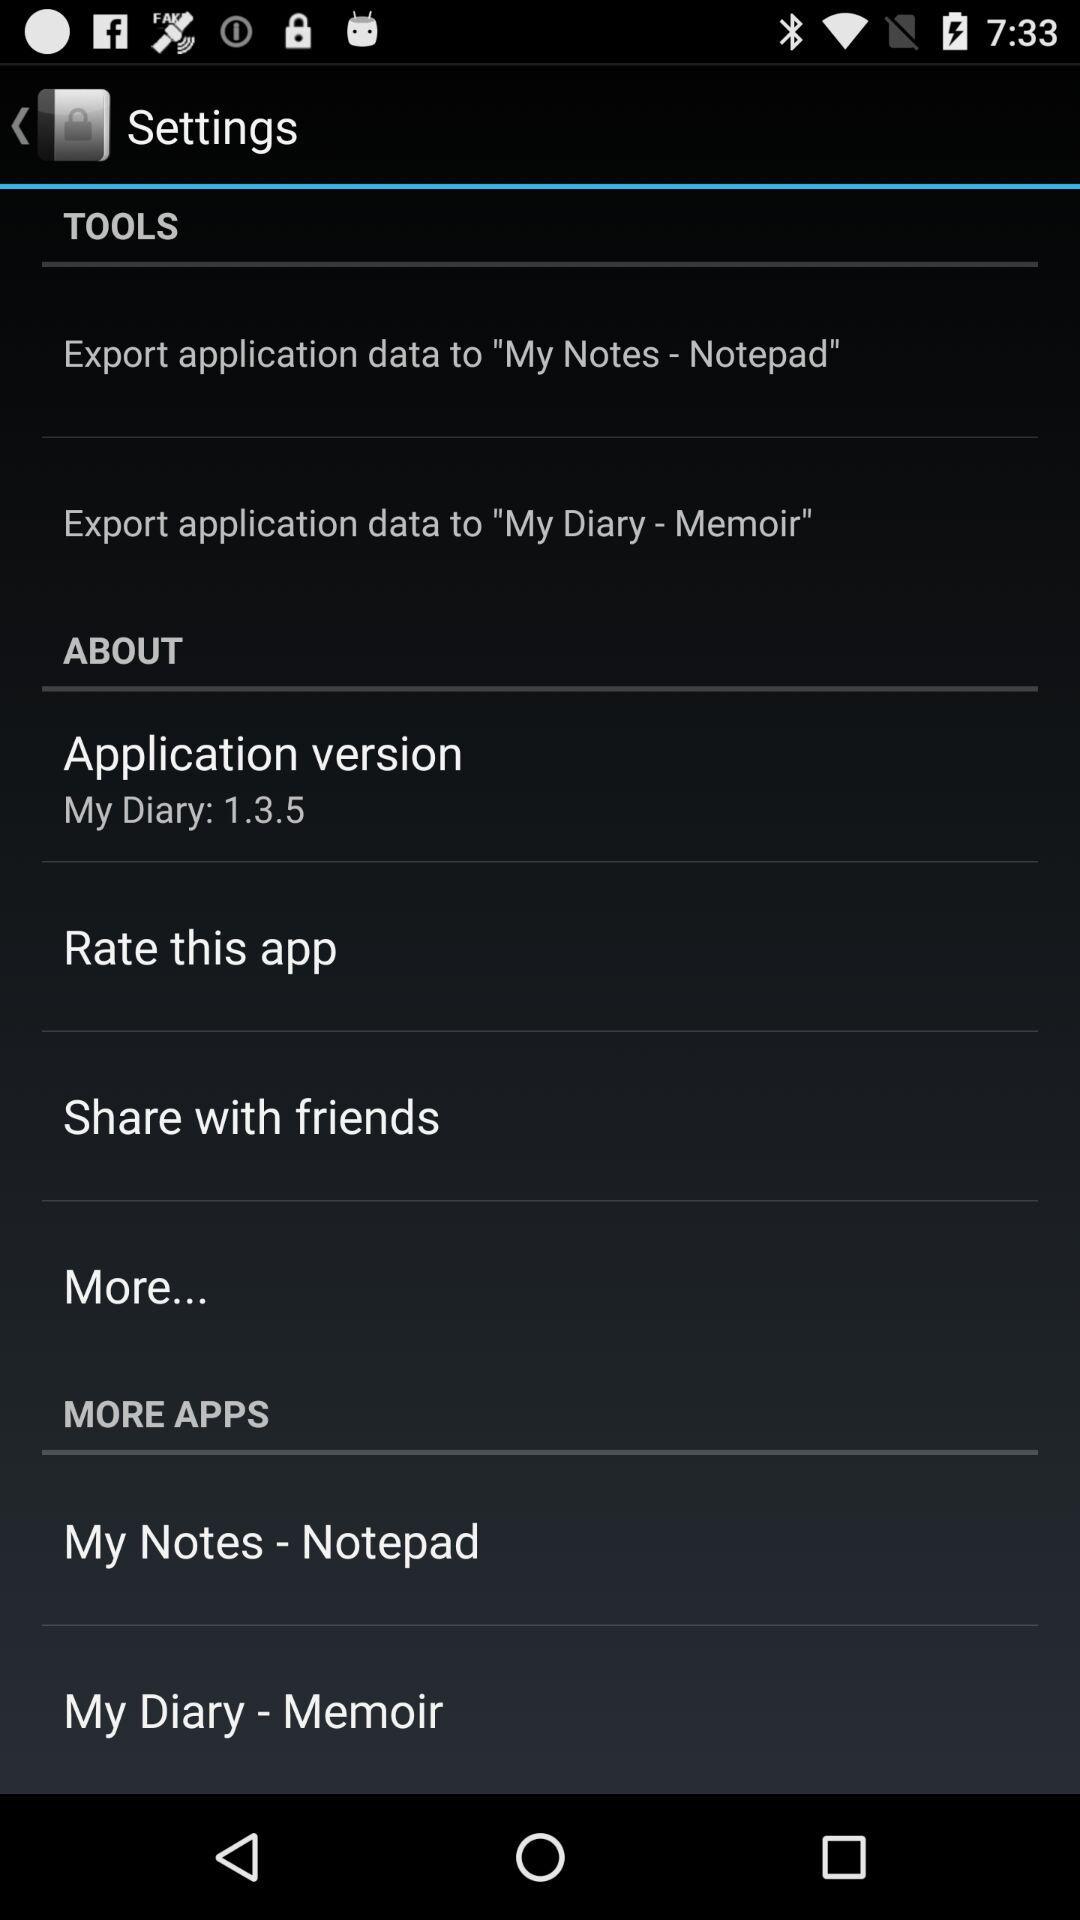  What do you see at coordinates (262, 750) in the screenshot?
I see `the app below about app` at bounding box center [262, 750].